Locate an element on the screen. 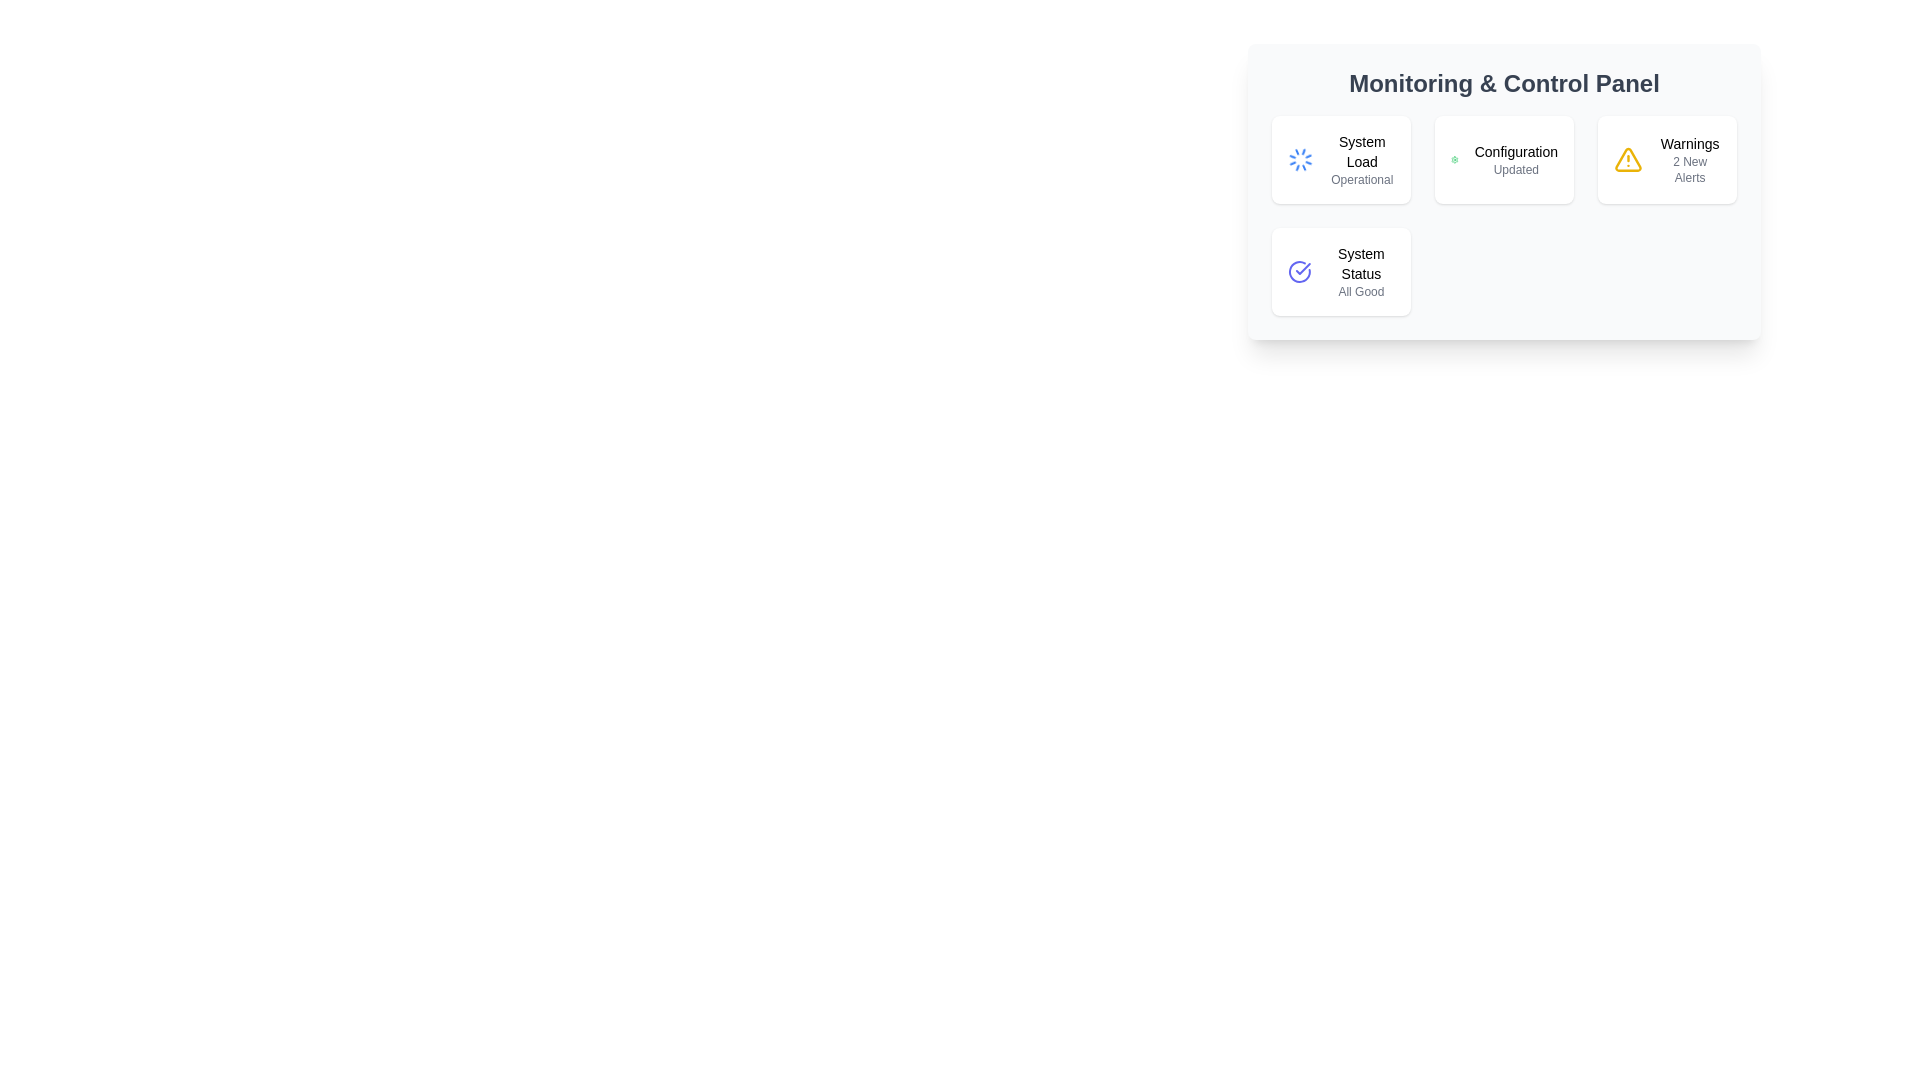  status indicator text label located in the rounded white box, which is the second item in the horizontal row of elements in the 'Monitoring & Control Panel' section is located at coordinates (1516, 158).